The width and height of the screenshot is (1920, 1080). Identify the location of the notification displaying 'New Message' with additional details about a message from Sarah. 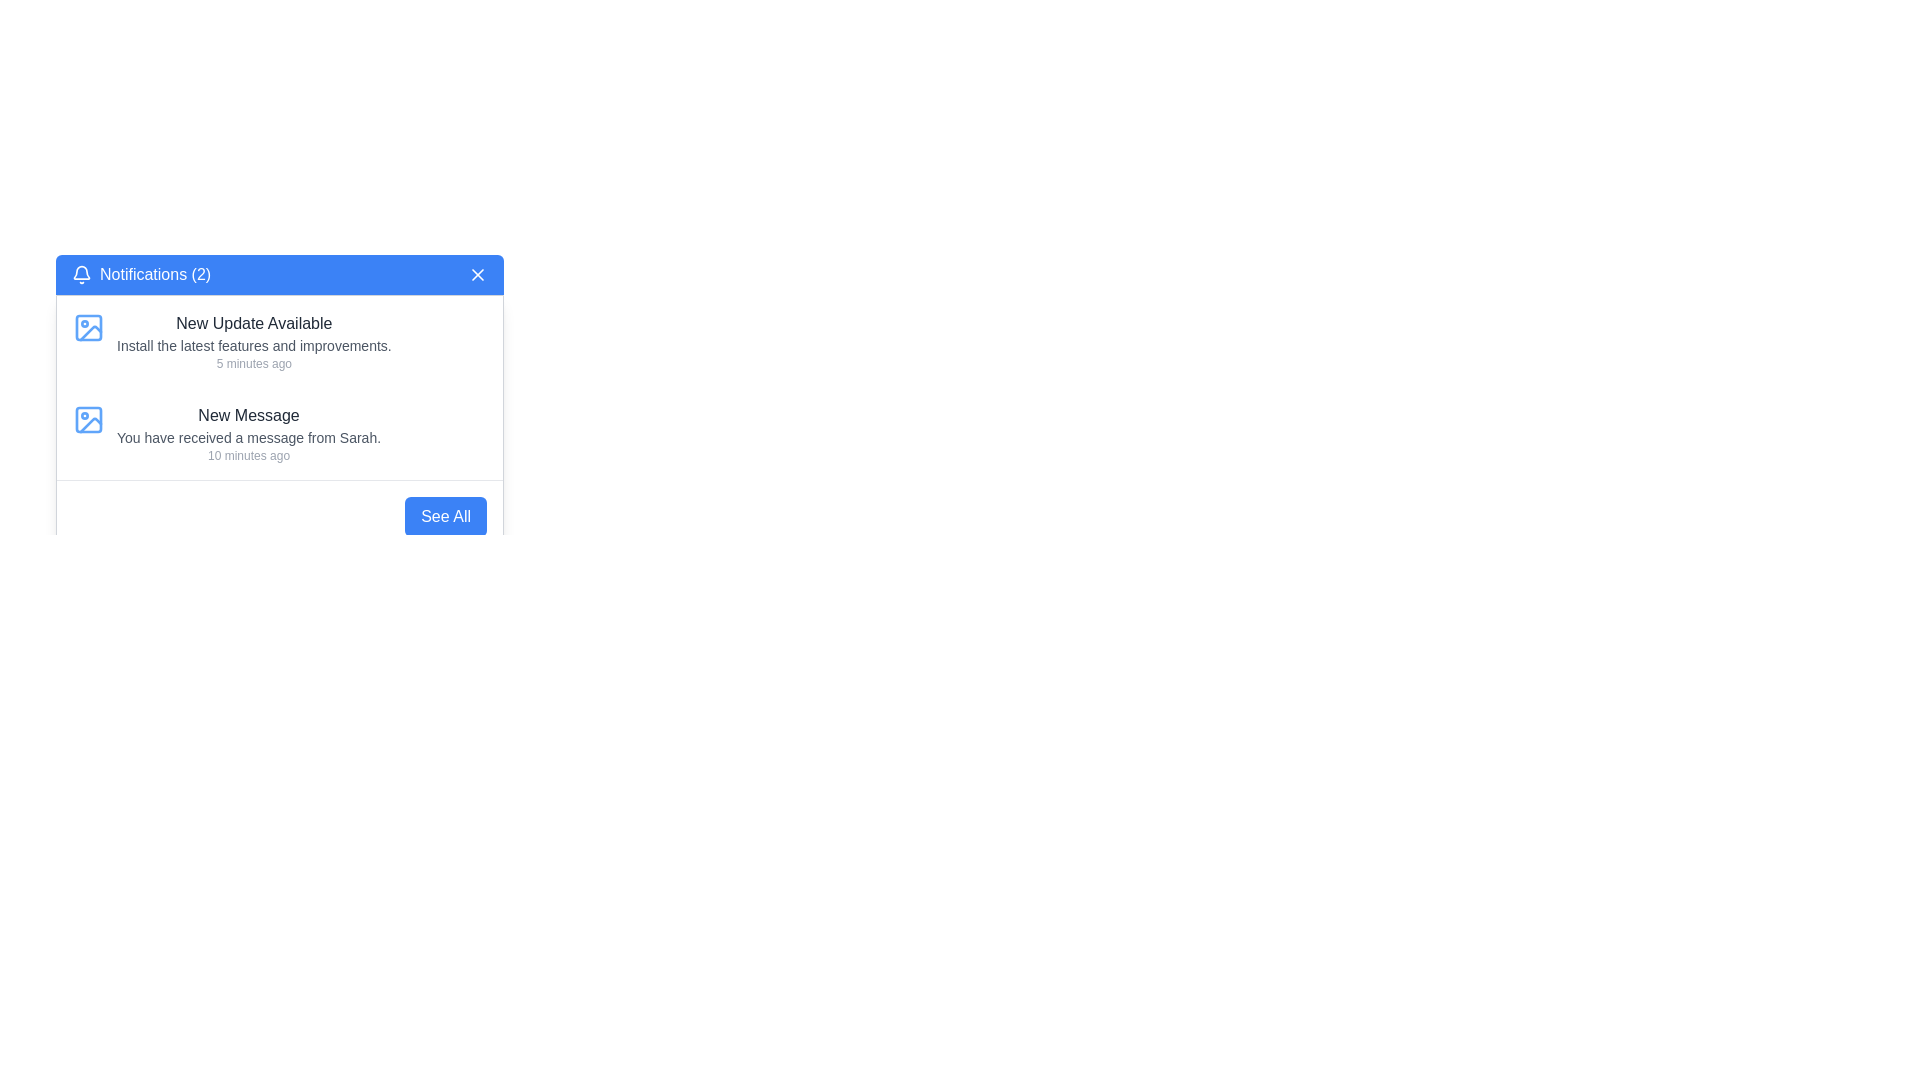
(248, 433).